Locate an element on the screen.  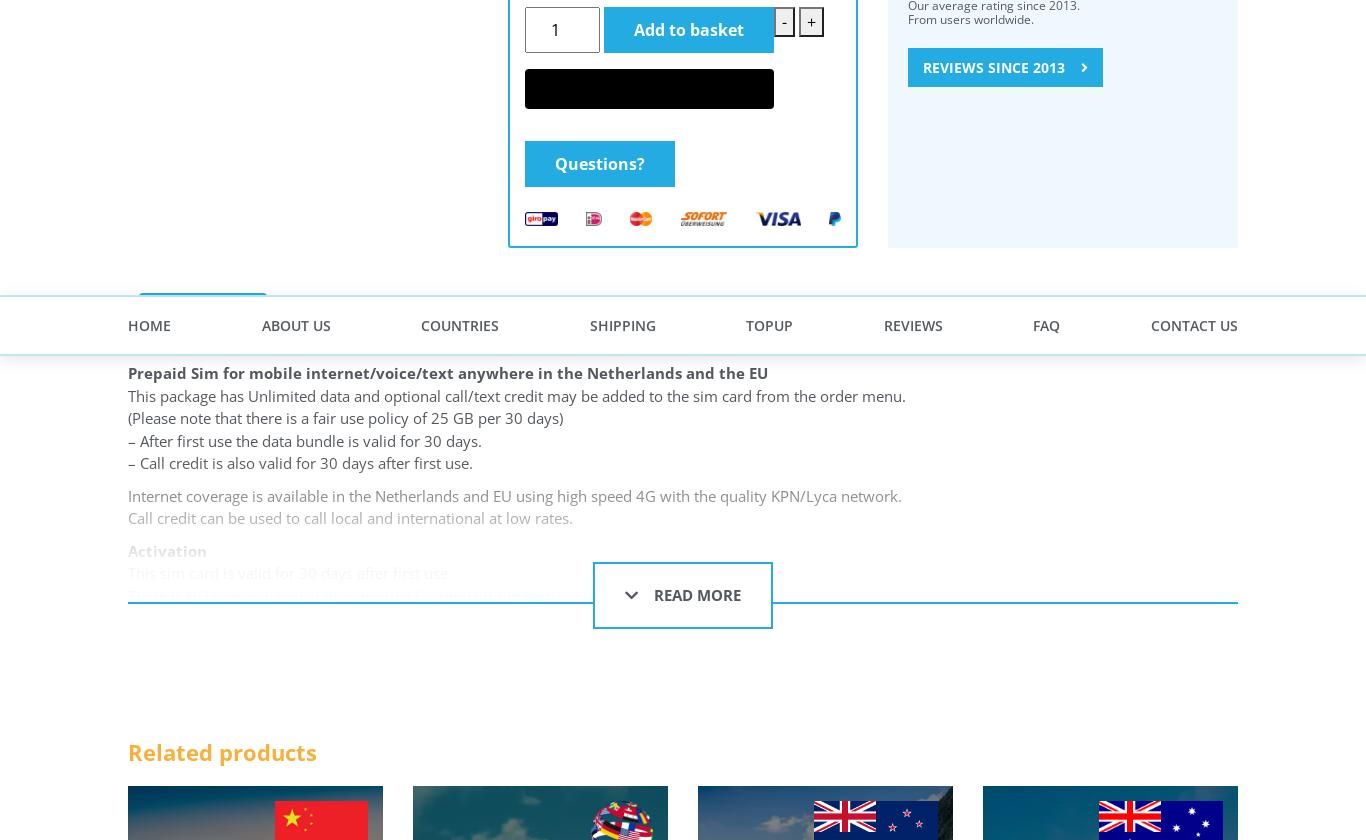
'Sitemap' is located at coordinates (536, 275).